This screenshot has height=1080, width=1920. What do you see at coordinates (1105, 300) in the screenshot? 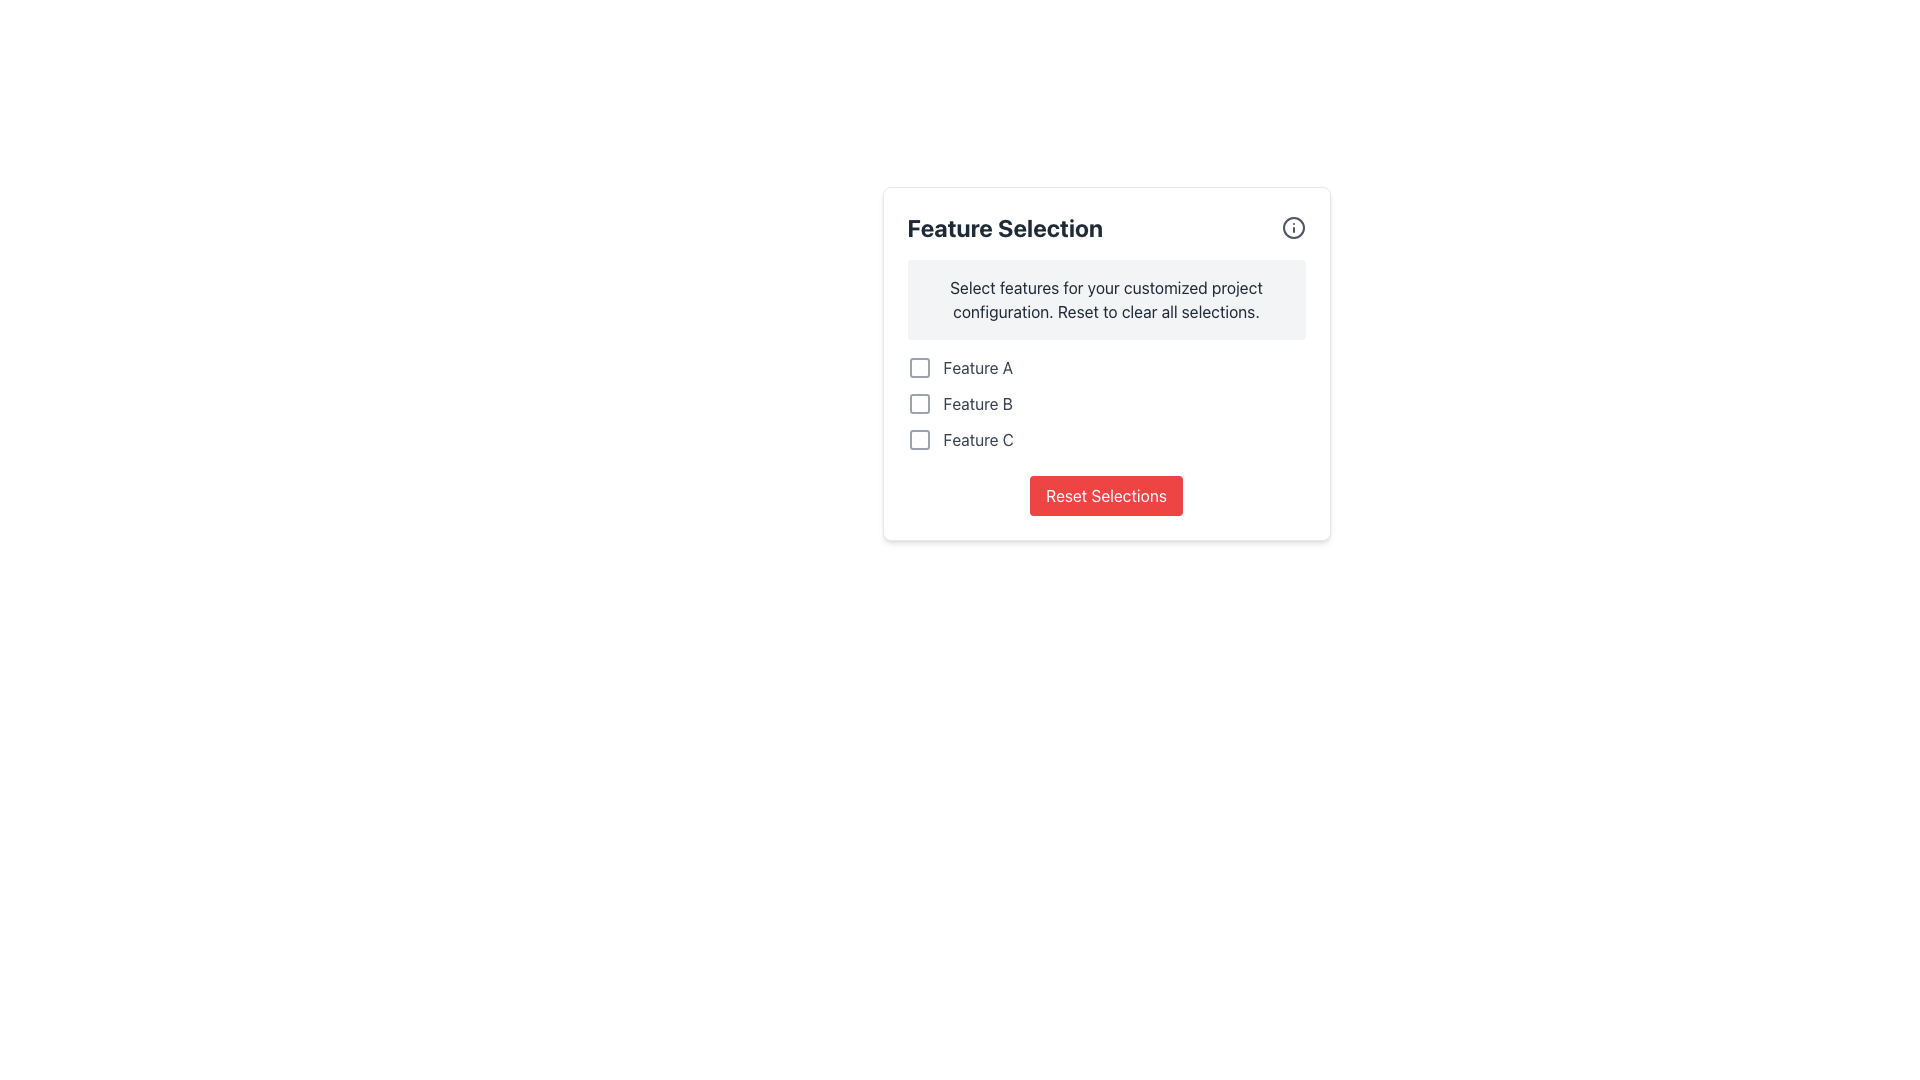
I see `the descriptive text element located below the title in the 'Feature Selection' panel, which explains the purpose and functionality of the feature selection interface` at bounding box center [1105, 300].